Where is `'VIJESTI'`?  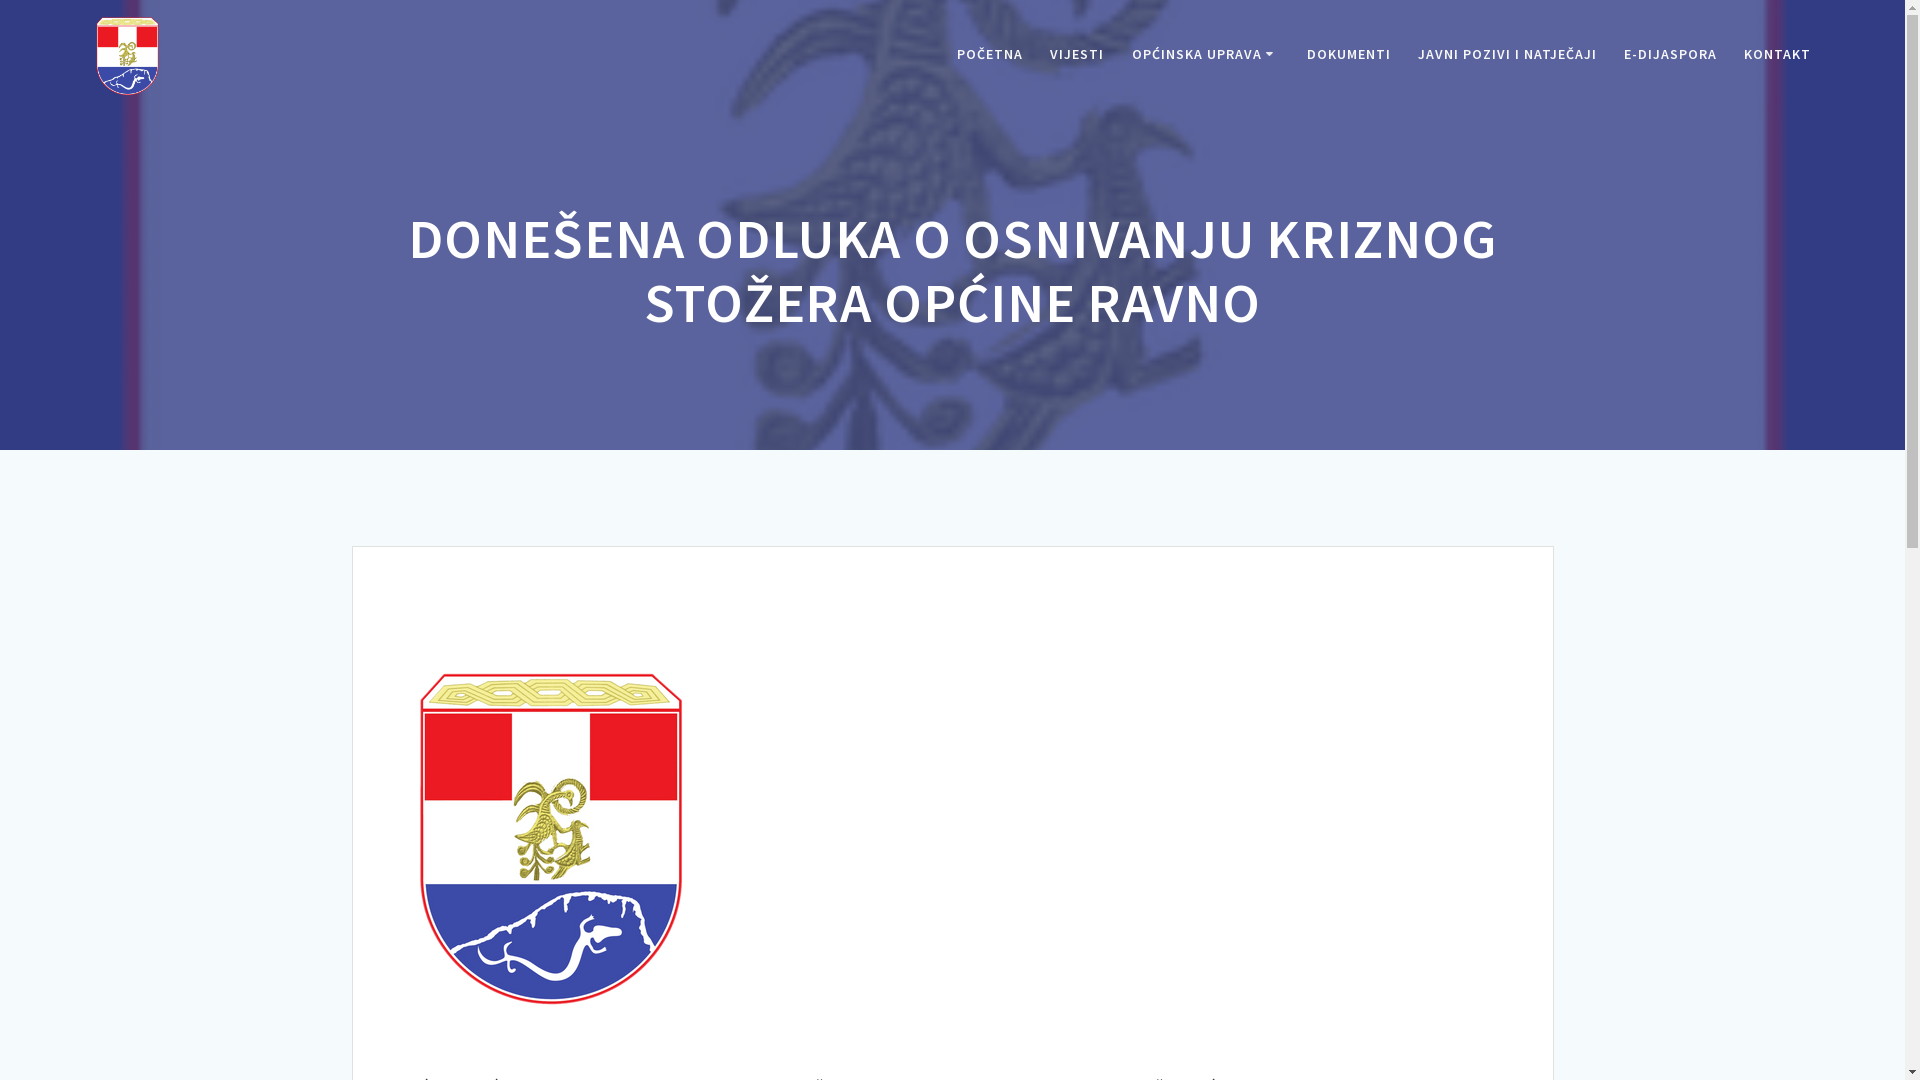 'VIJESTI' is located at coordinates (1075, 54).